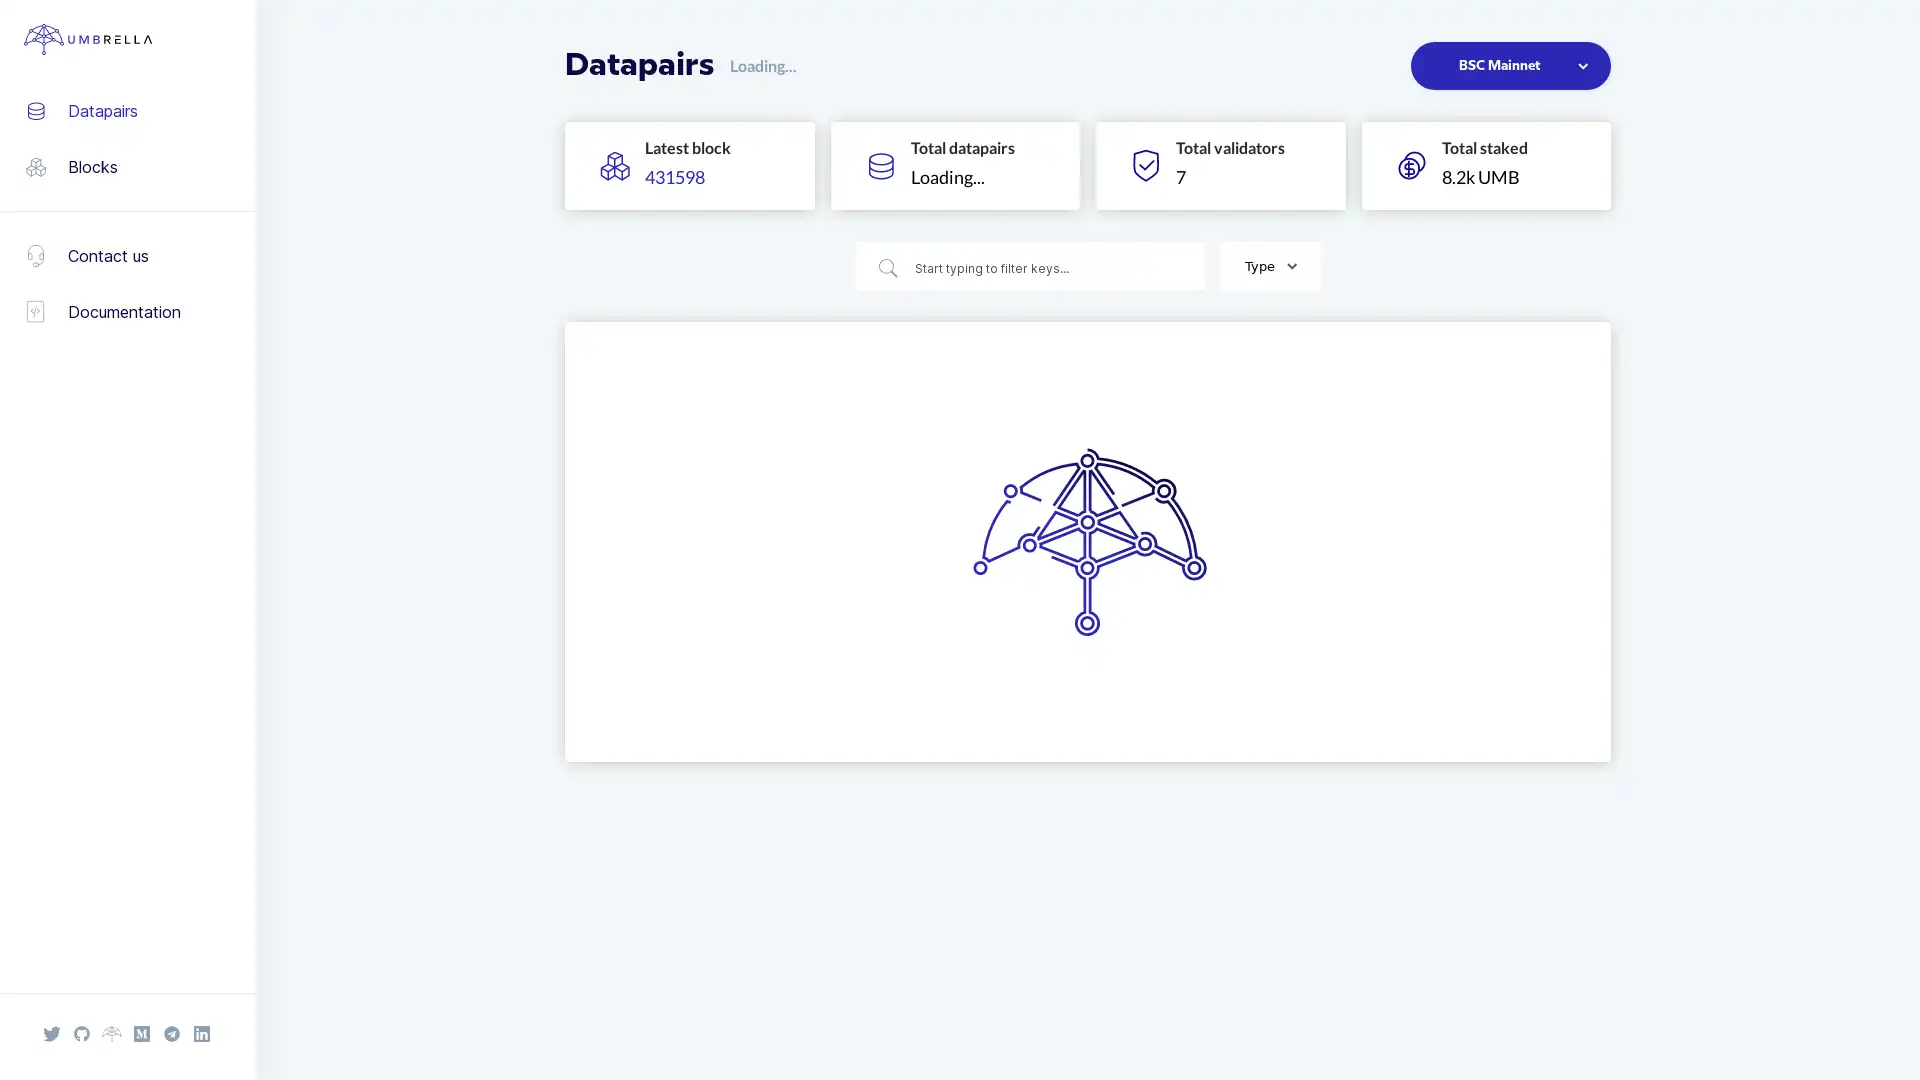 The height and width of the screenshot is (1080, 1920). Describe the element at coordinates (127, 111) in the screenshot. I see `Datapairs` at that location.